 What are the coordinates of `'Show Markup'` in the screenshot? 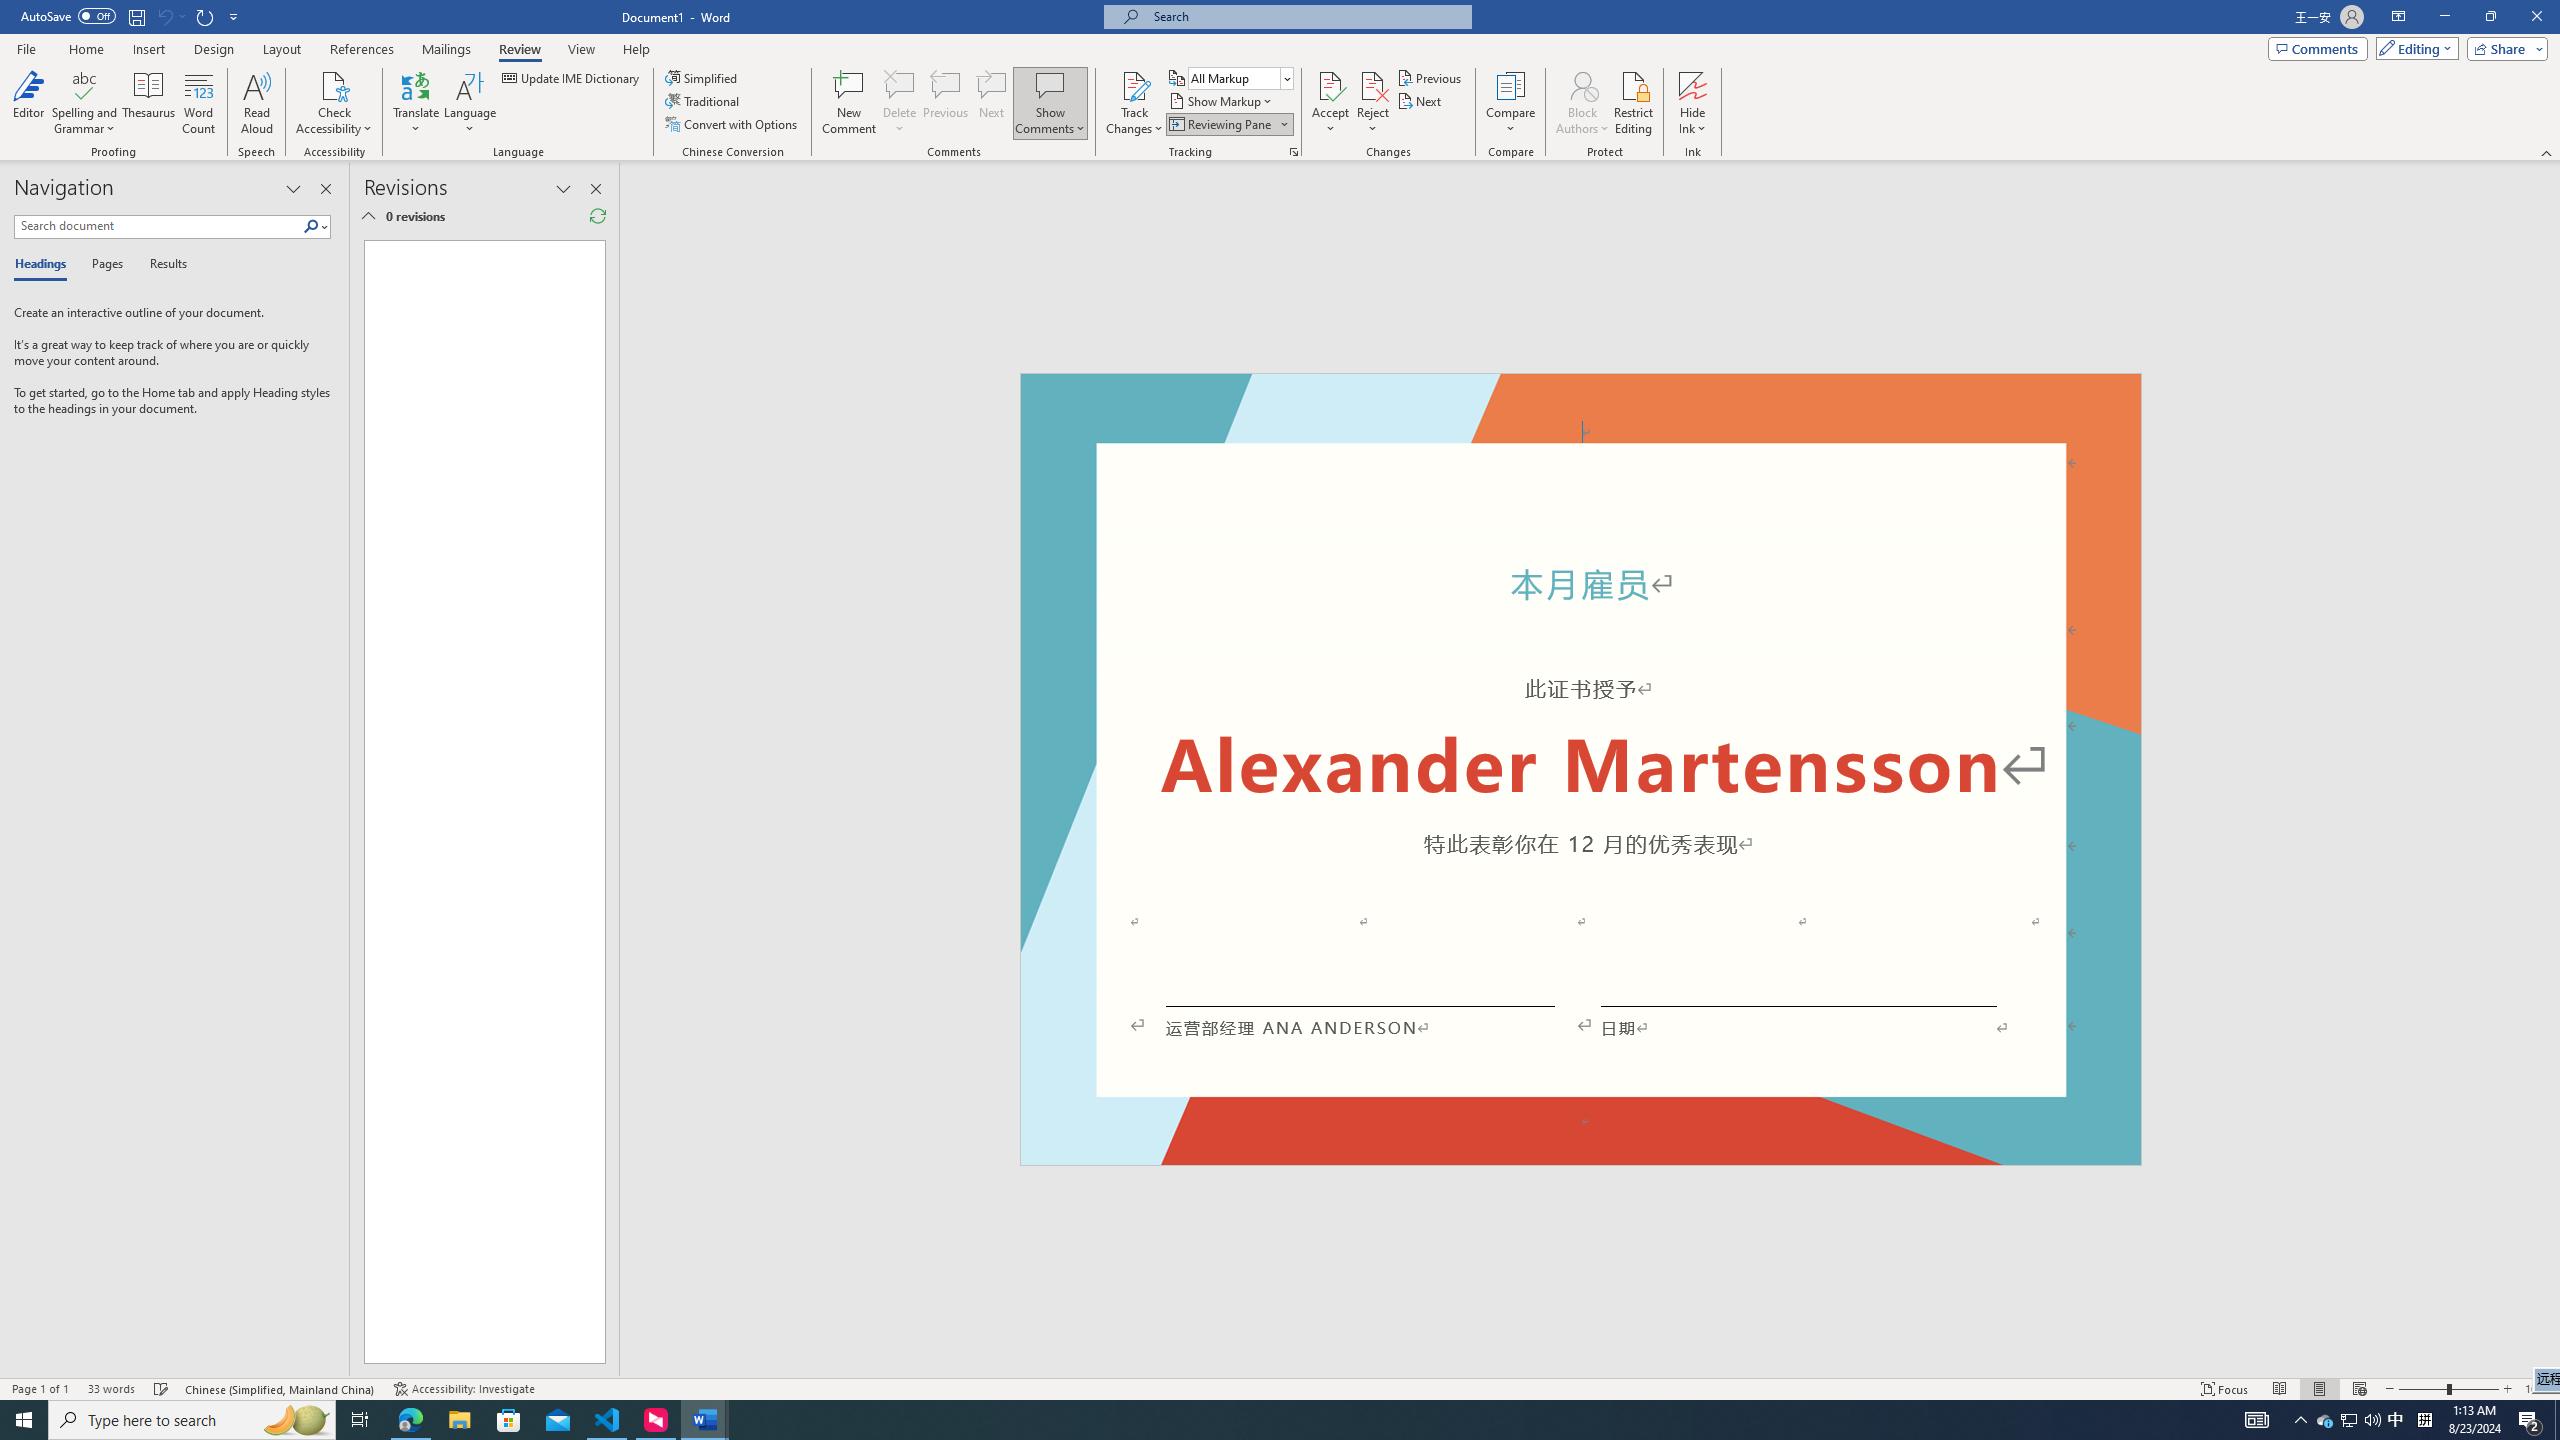 It's located at (1222, 99).